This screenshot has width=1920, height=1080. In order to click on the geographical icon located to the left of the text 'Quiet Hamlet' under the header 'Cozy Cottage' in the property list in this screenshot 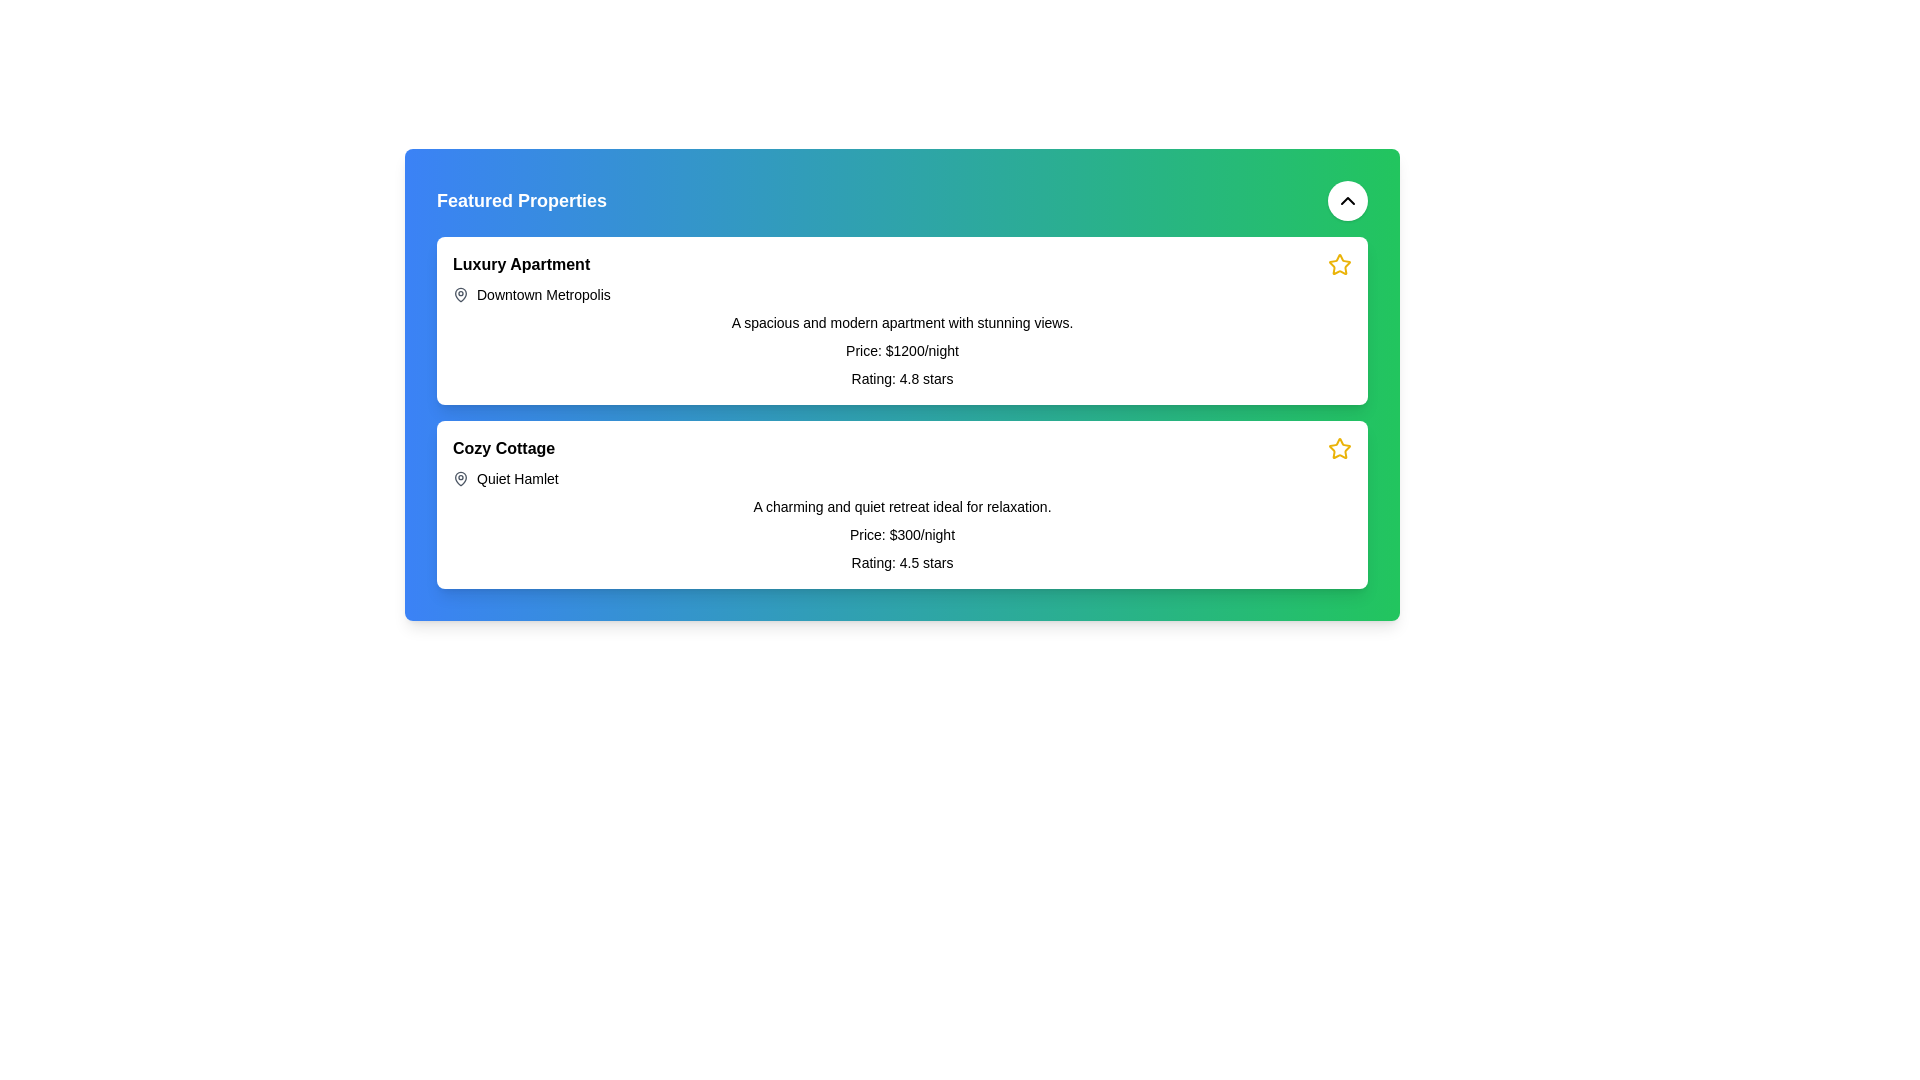, I will do `click(459, 478)`.